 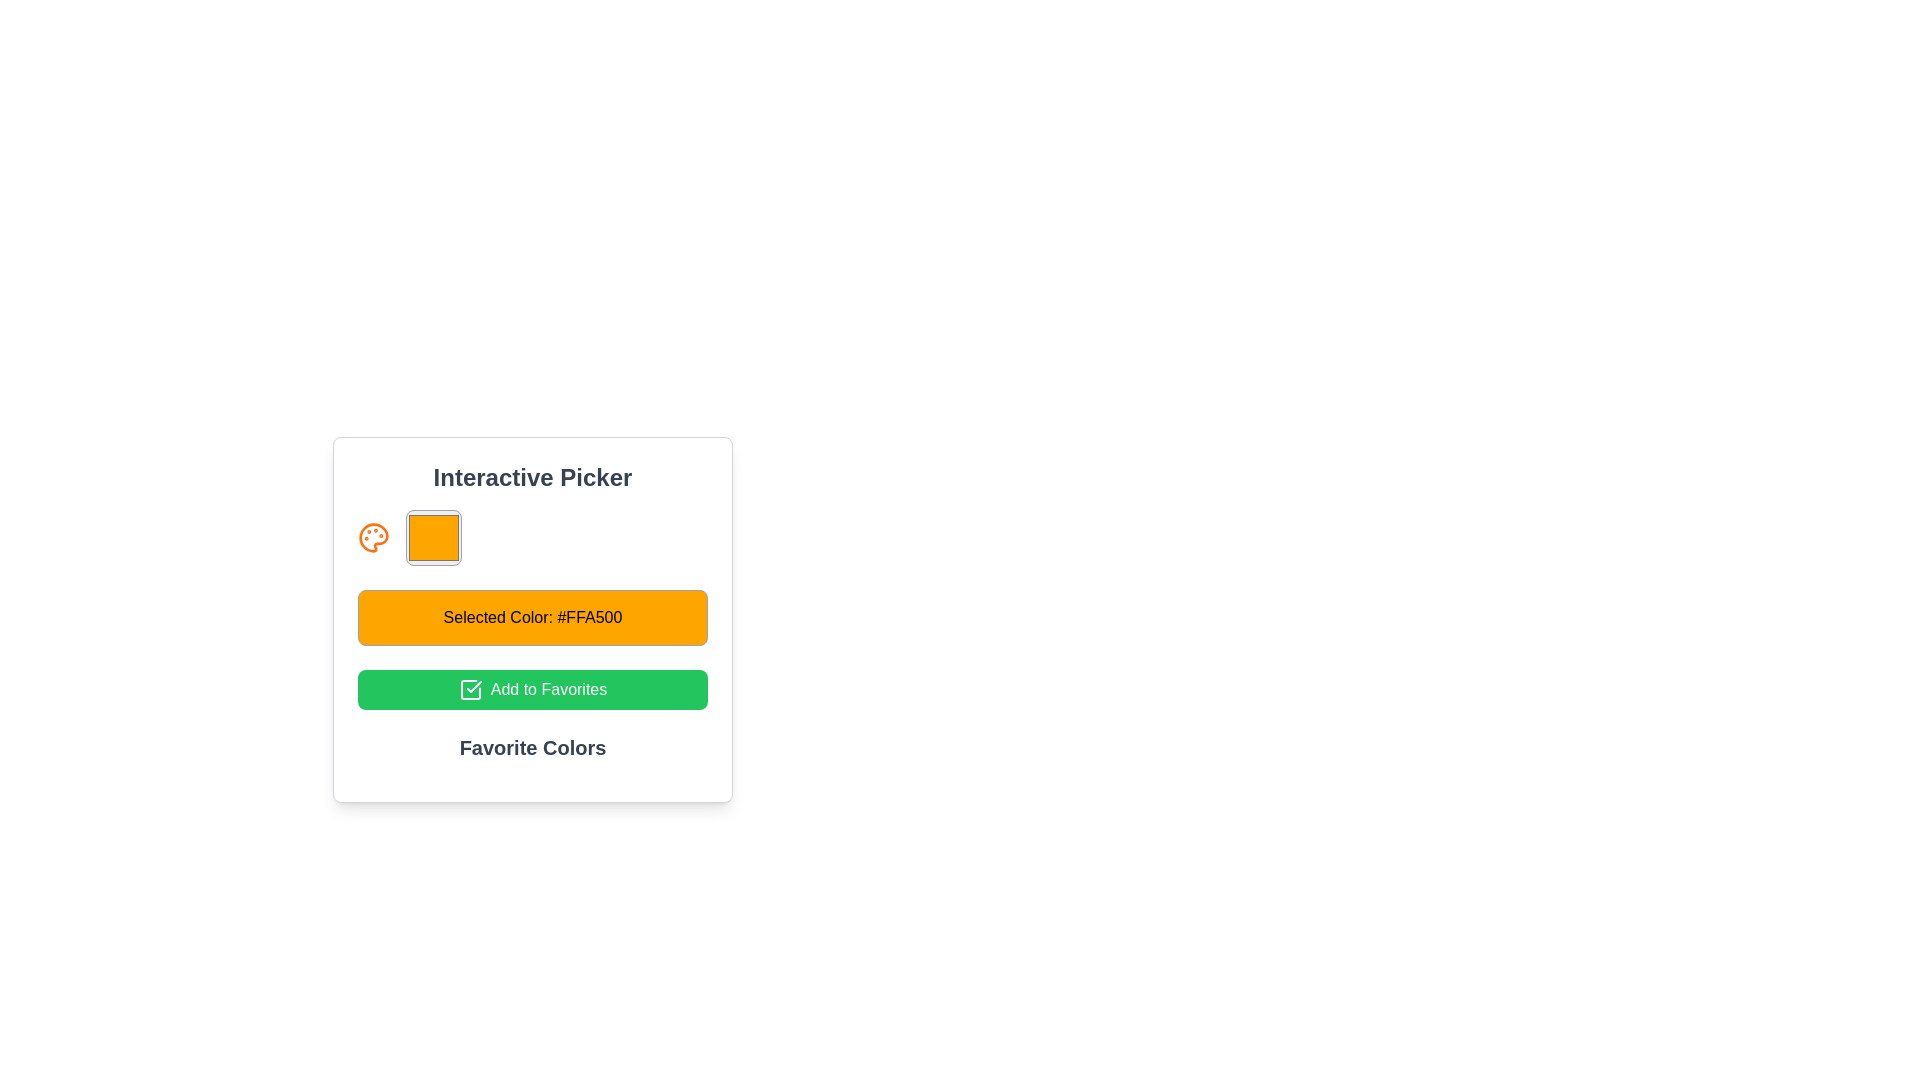 What do you see at coordinates (532, 689) in the screenshot?
I see `the 'Add to Favorites' button, which has a vibrant green background and white text with a checkmark icon` at bounding box center [532, 689].